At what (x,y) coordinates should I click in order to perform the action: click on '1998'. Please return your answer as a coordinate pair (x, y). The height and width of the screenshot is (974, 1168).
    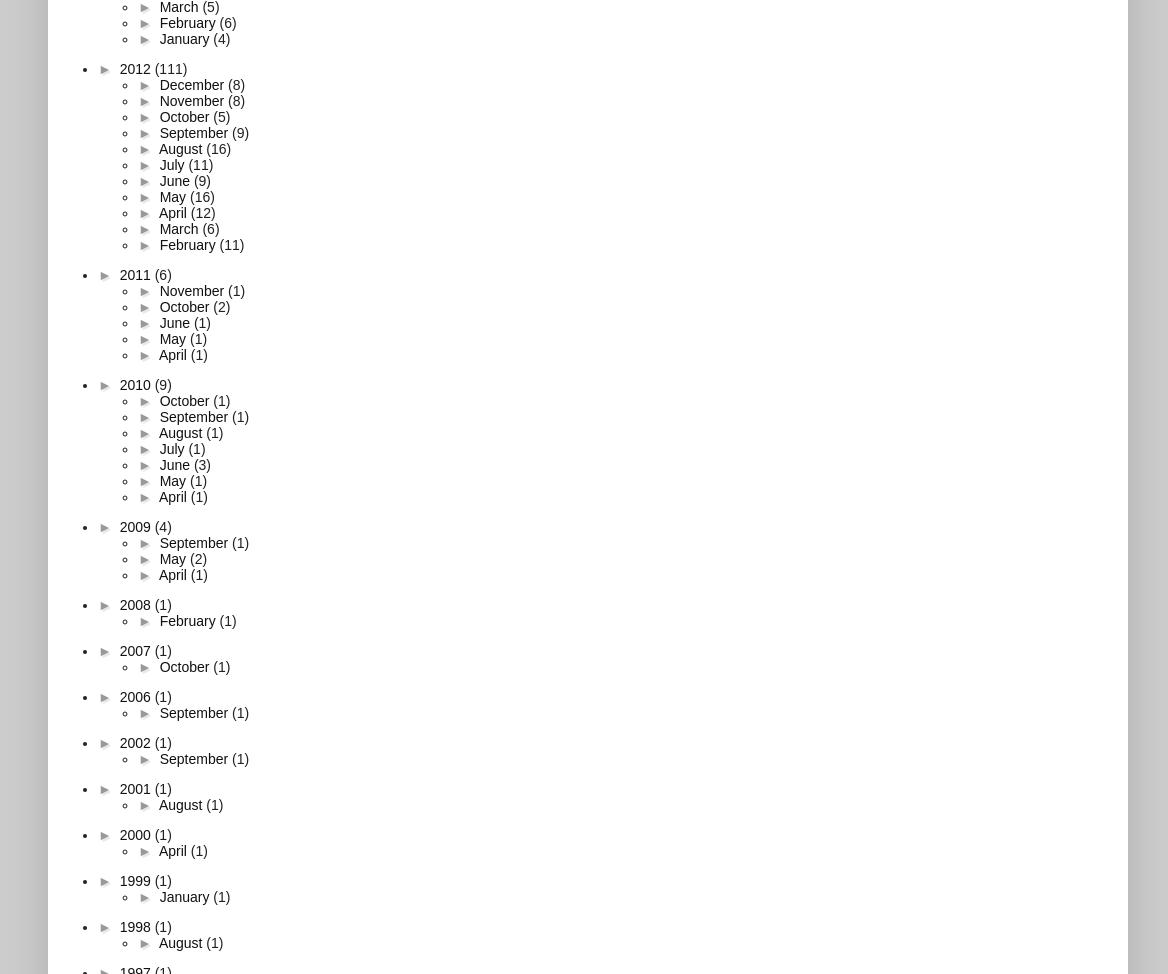
    Looking at the image, I should click on (135, 924).